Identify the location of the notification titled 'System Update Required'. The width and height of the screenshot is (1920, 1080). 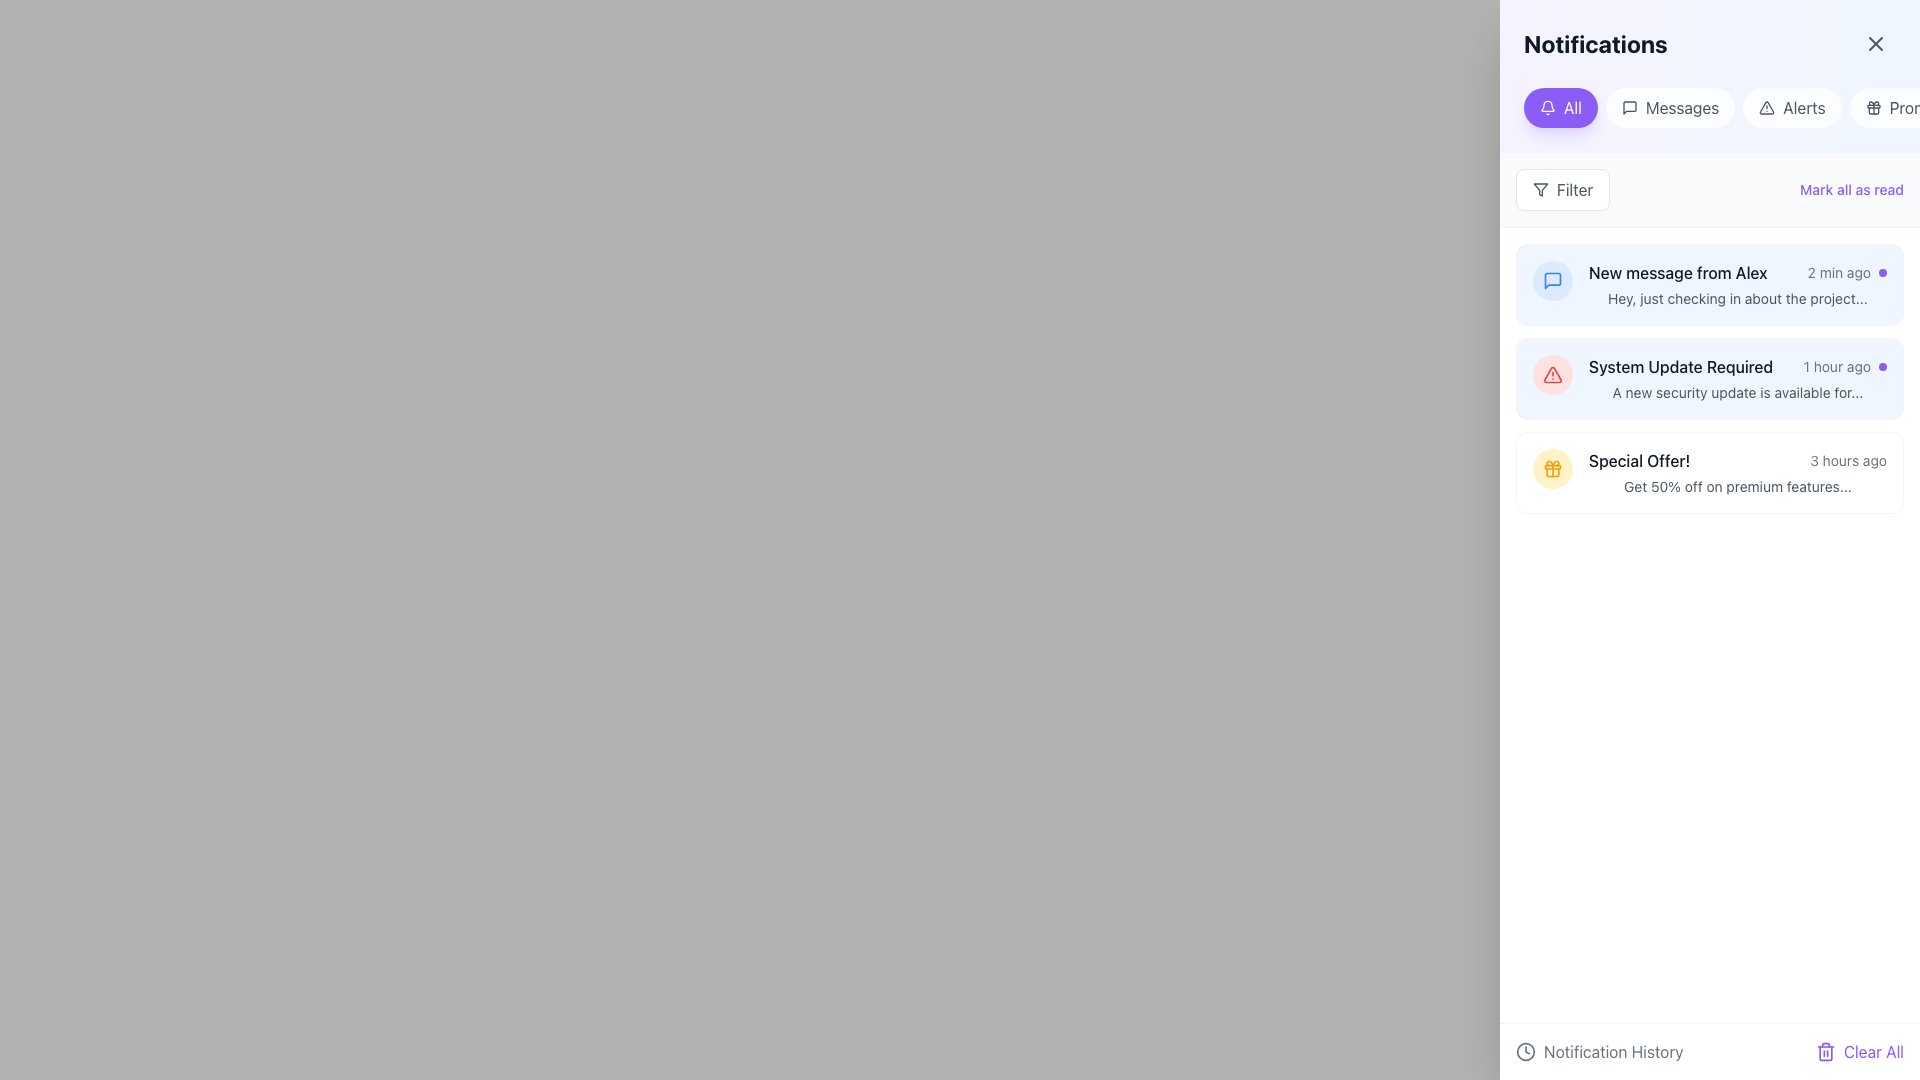
(1736, 366).